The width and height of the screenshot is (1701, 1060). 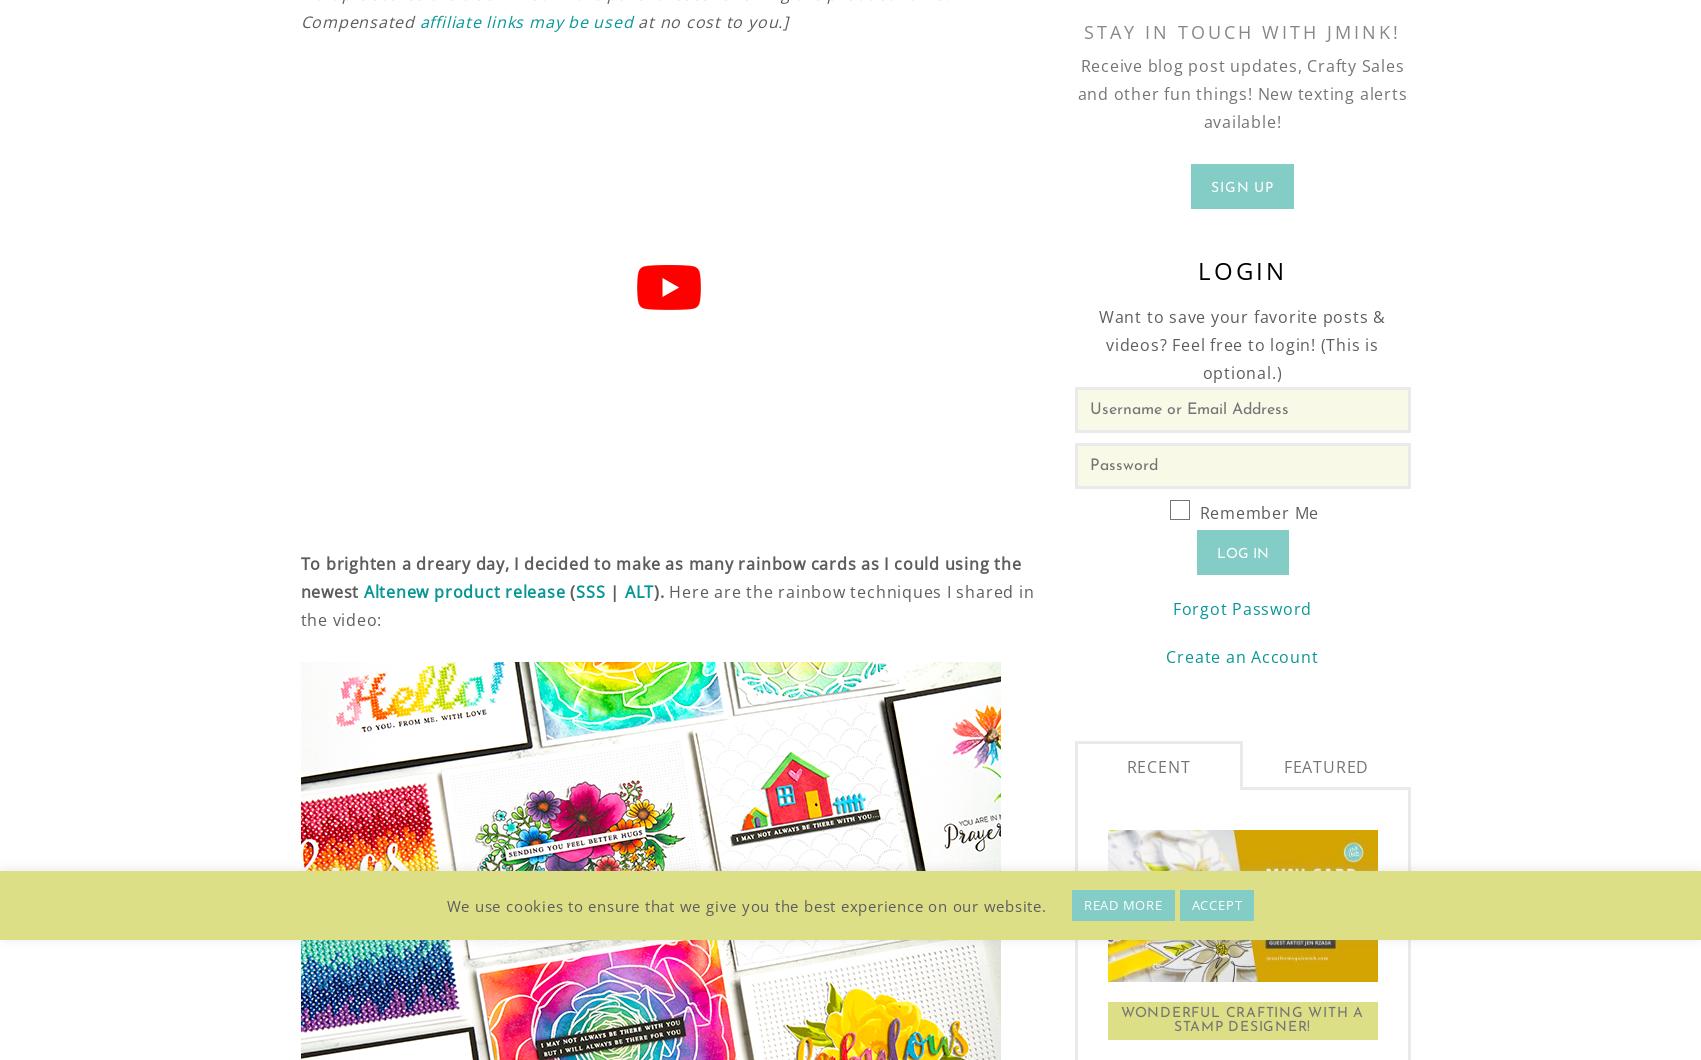 What do you see at coordinates (659, 578) in the screenshot?
I see `'To brighten a dreary day, I decided to make as many rainbow cards as I could using the newest'` at bounding box center [659, 578].